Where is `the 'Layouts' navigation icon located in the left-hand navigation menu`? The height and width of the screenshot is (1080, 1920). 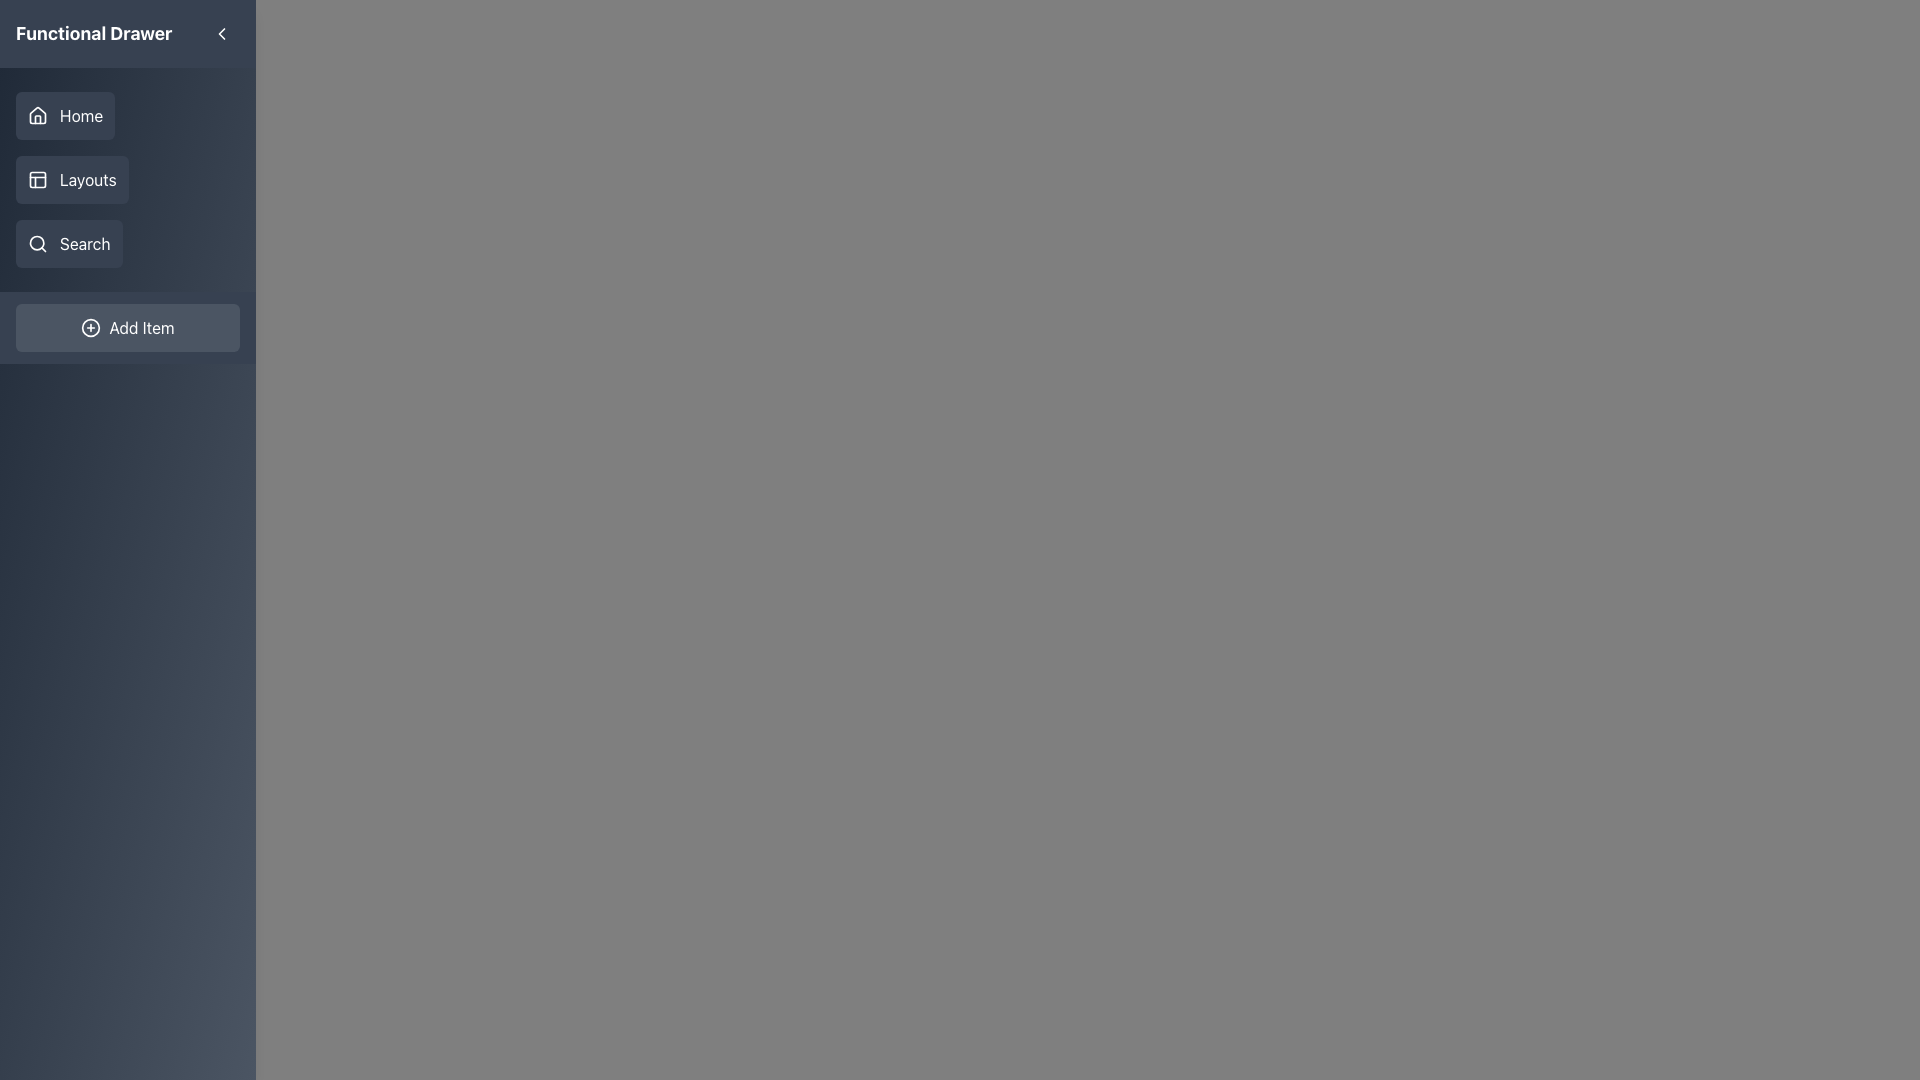 the 'Layouts' navigation icon located in the left-hand navigation menu is located at coordinates (38, 180).